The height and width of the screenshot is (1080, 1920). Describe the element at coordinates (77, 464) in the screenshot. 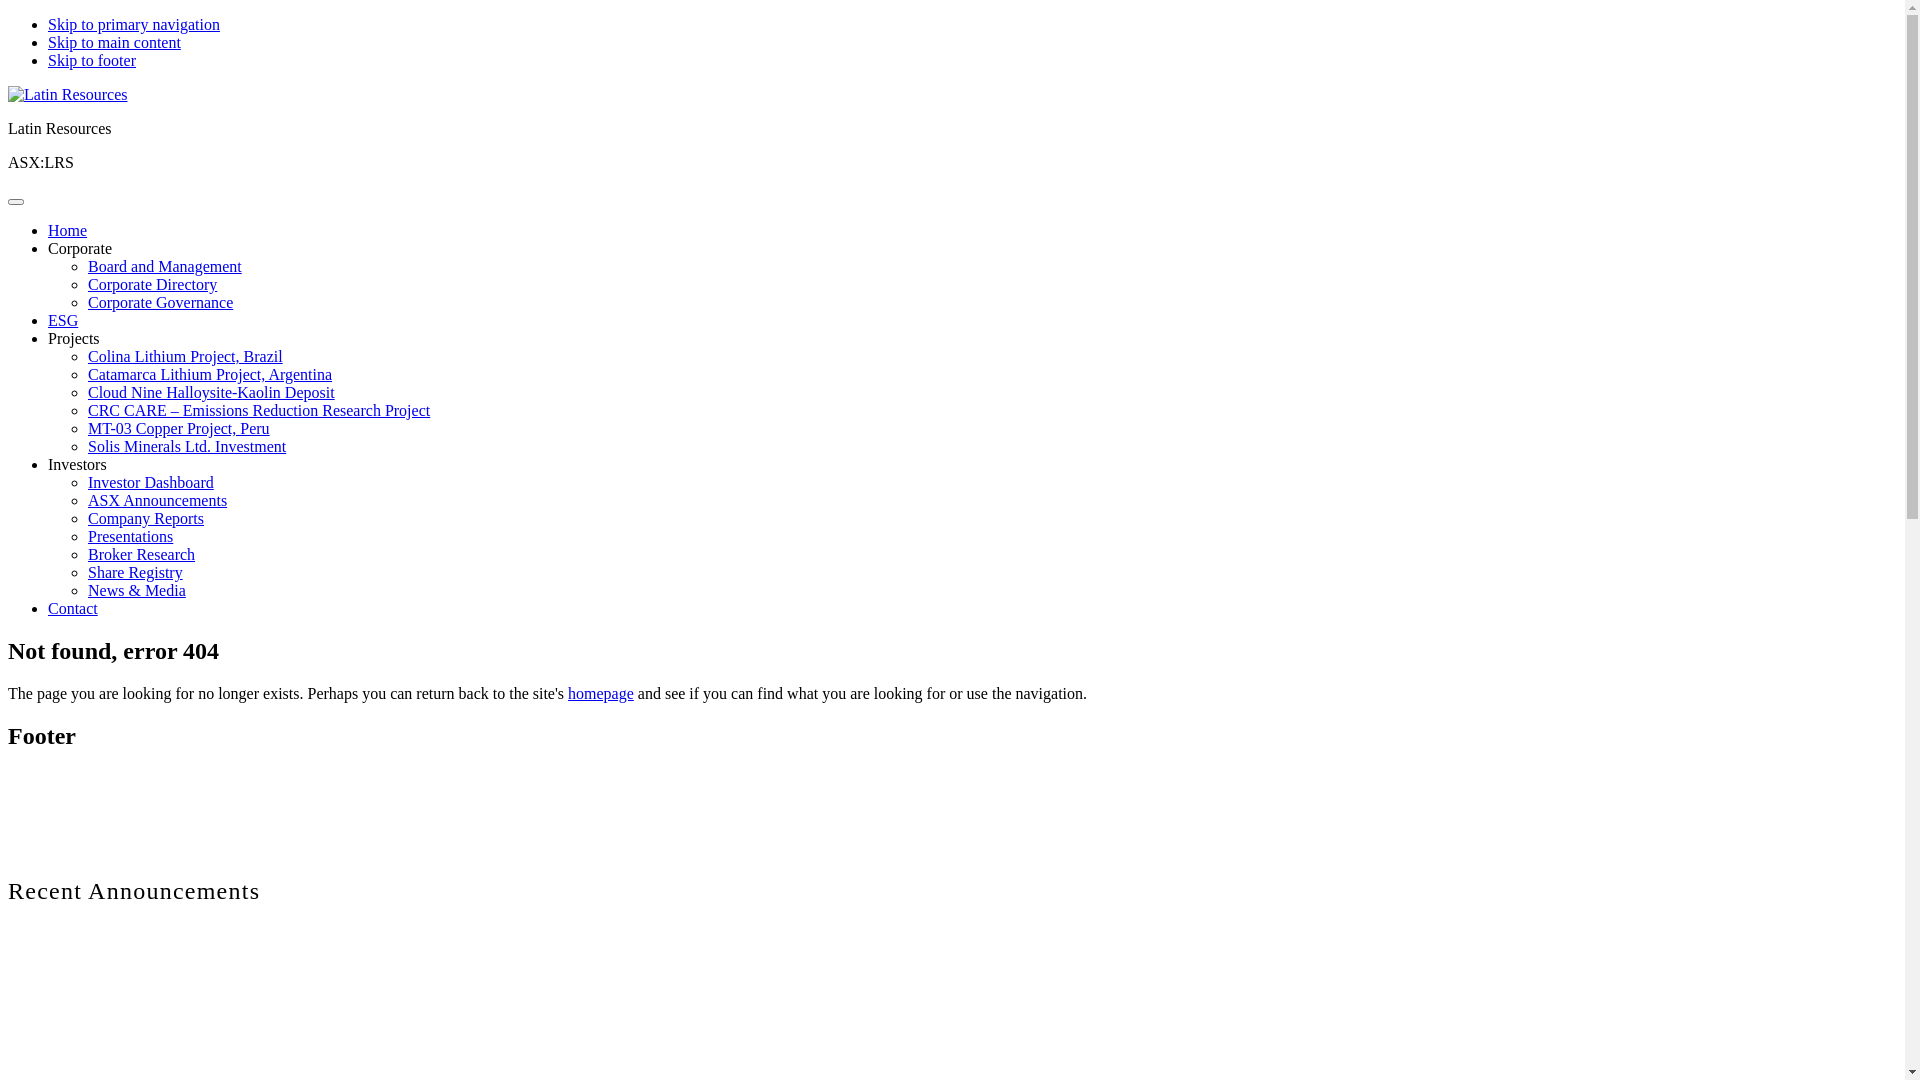

I see `'Investors'` at that location.